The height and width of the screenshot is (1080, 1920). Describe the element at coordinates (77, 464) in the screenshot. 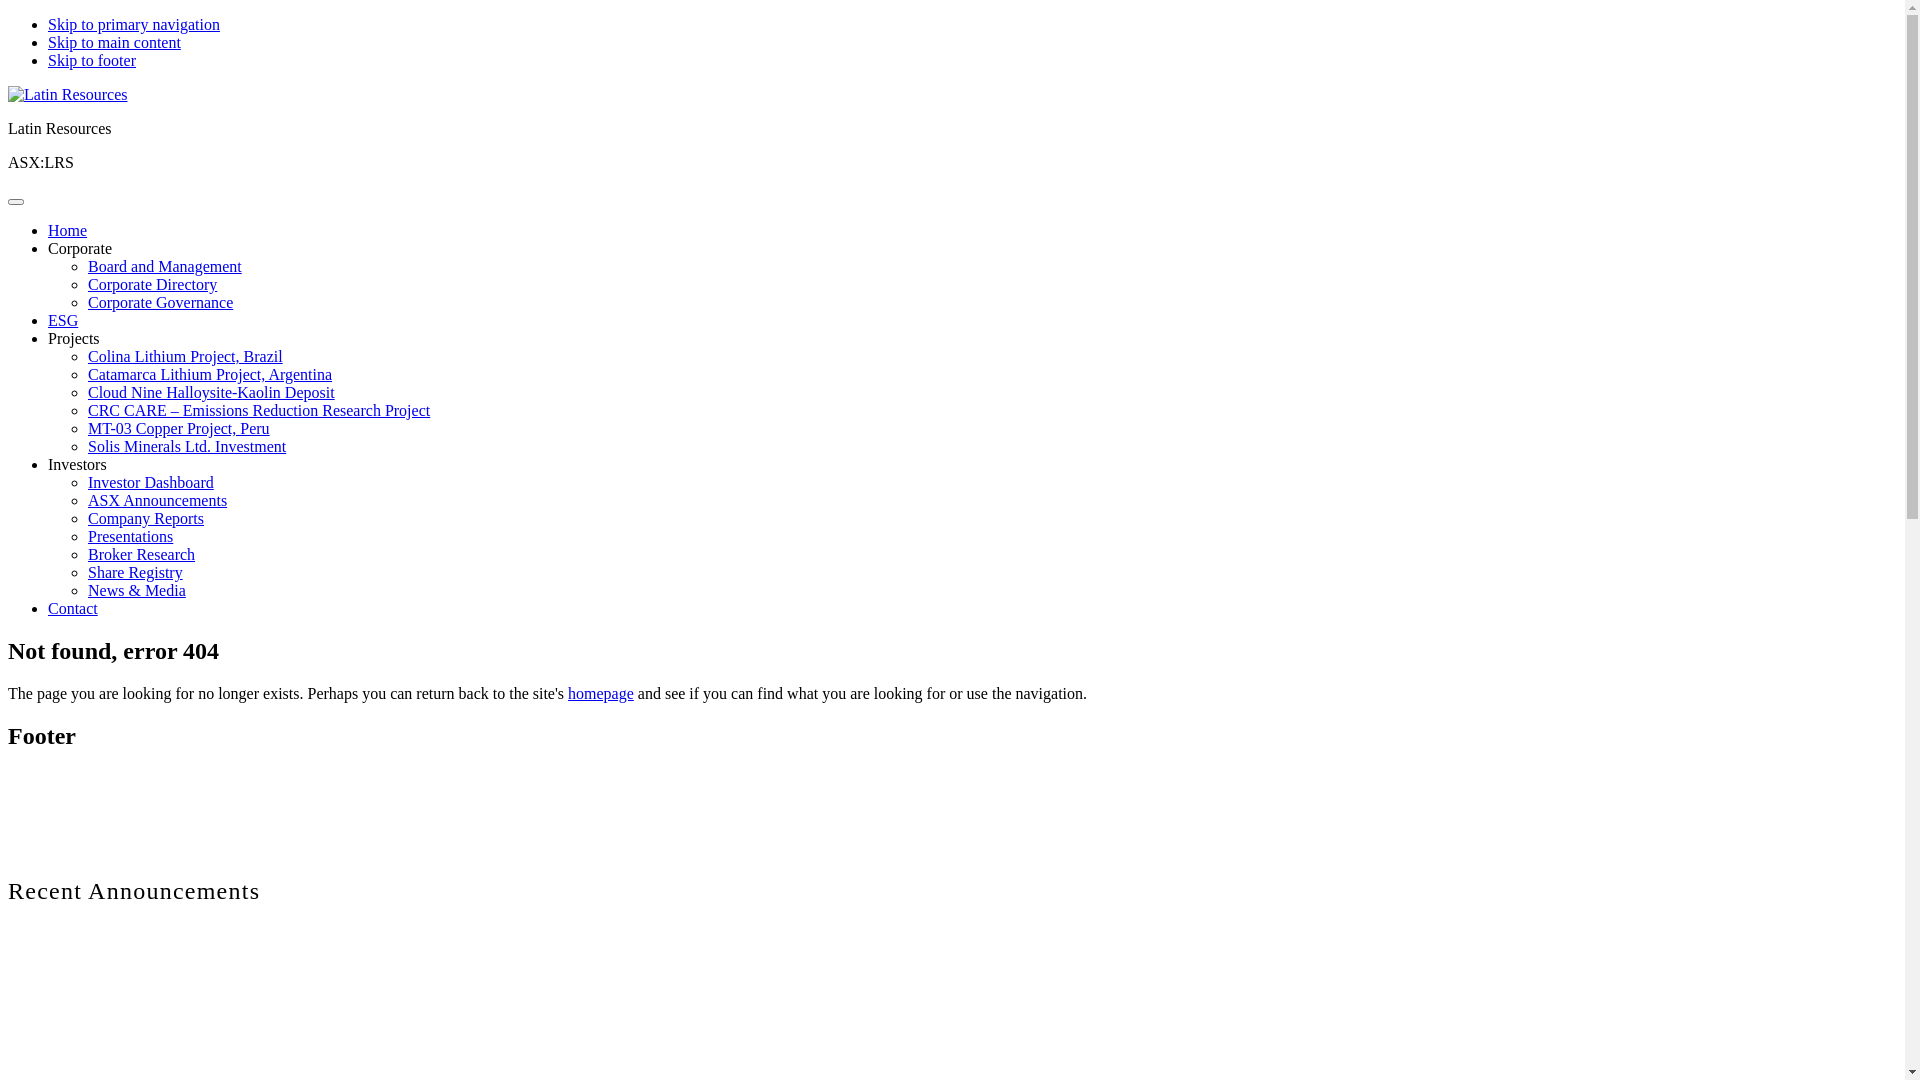

I see `'Investors'` at that location.